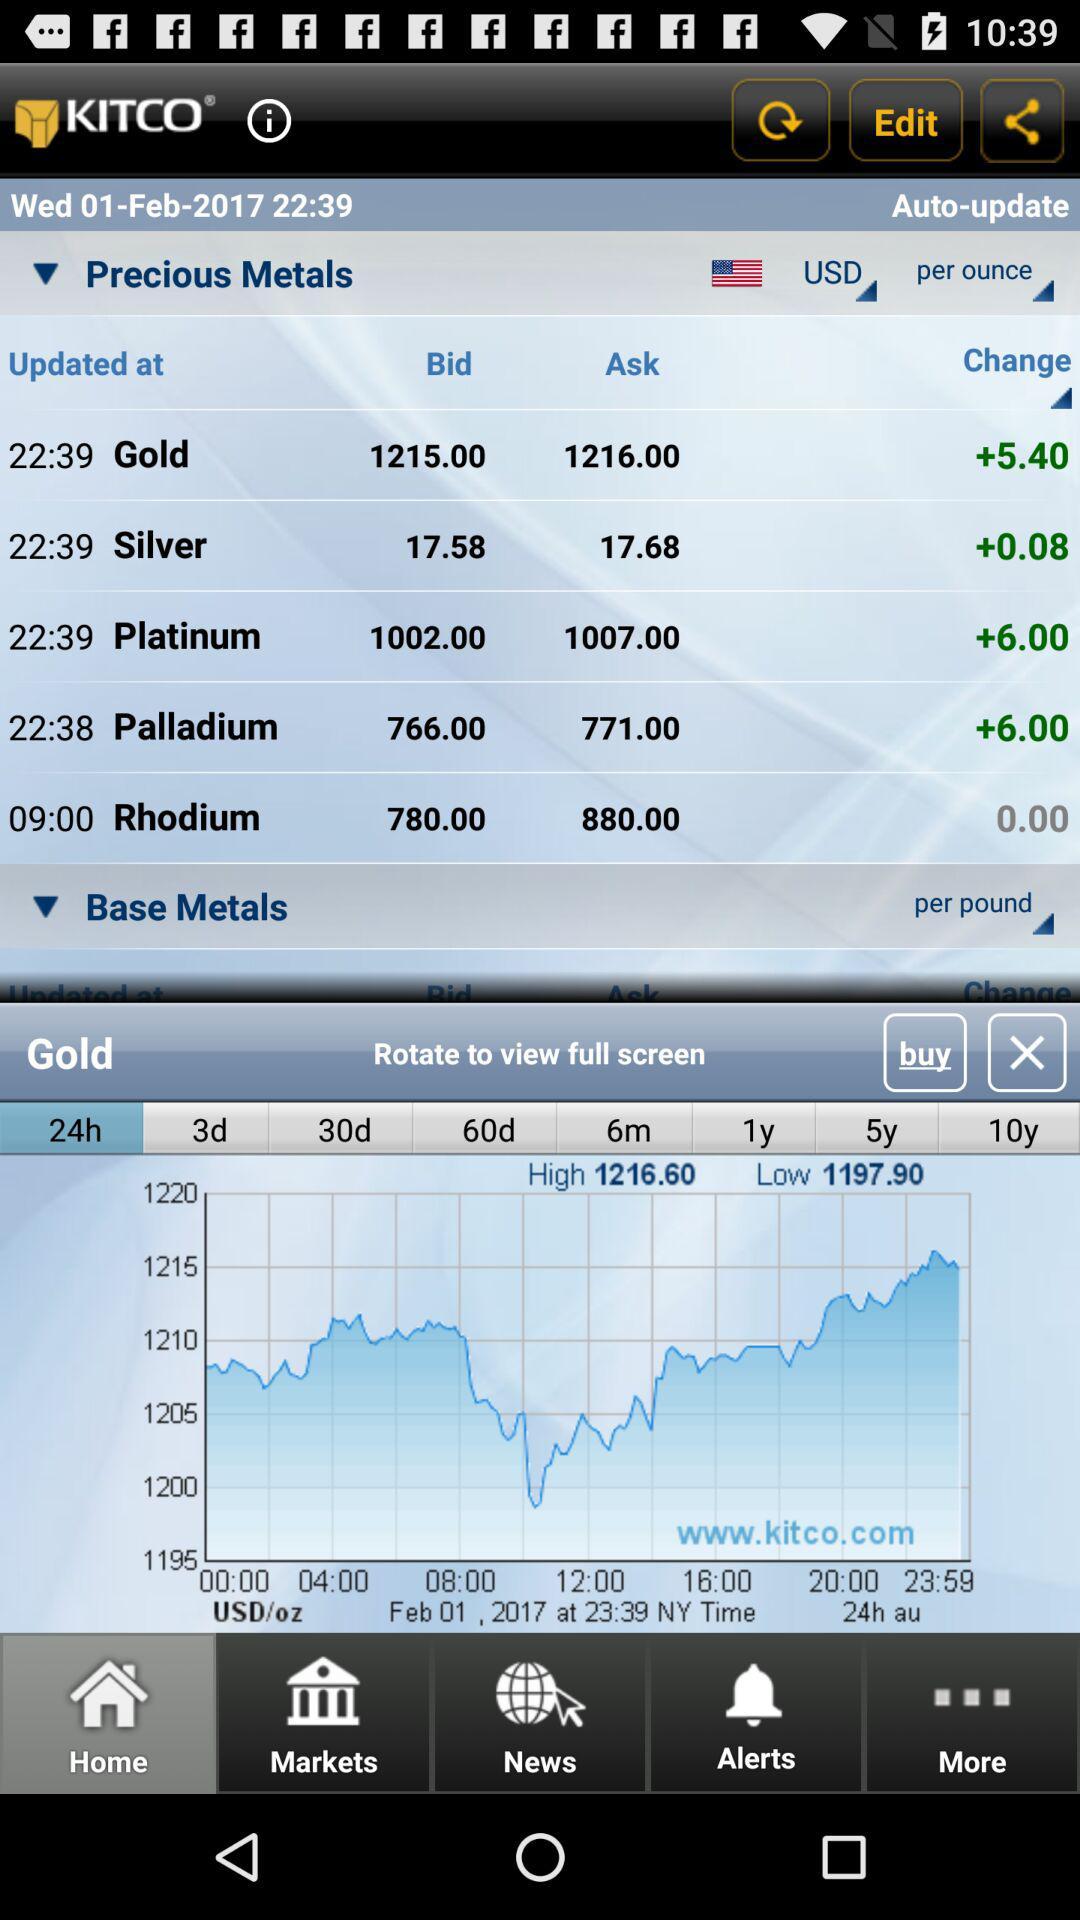  I want to click on the window, so click(1027, 1051).